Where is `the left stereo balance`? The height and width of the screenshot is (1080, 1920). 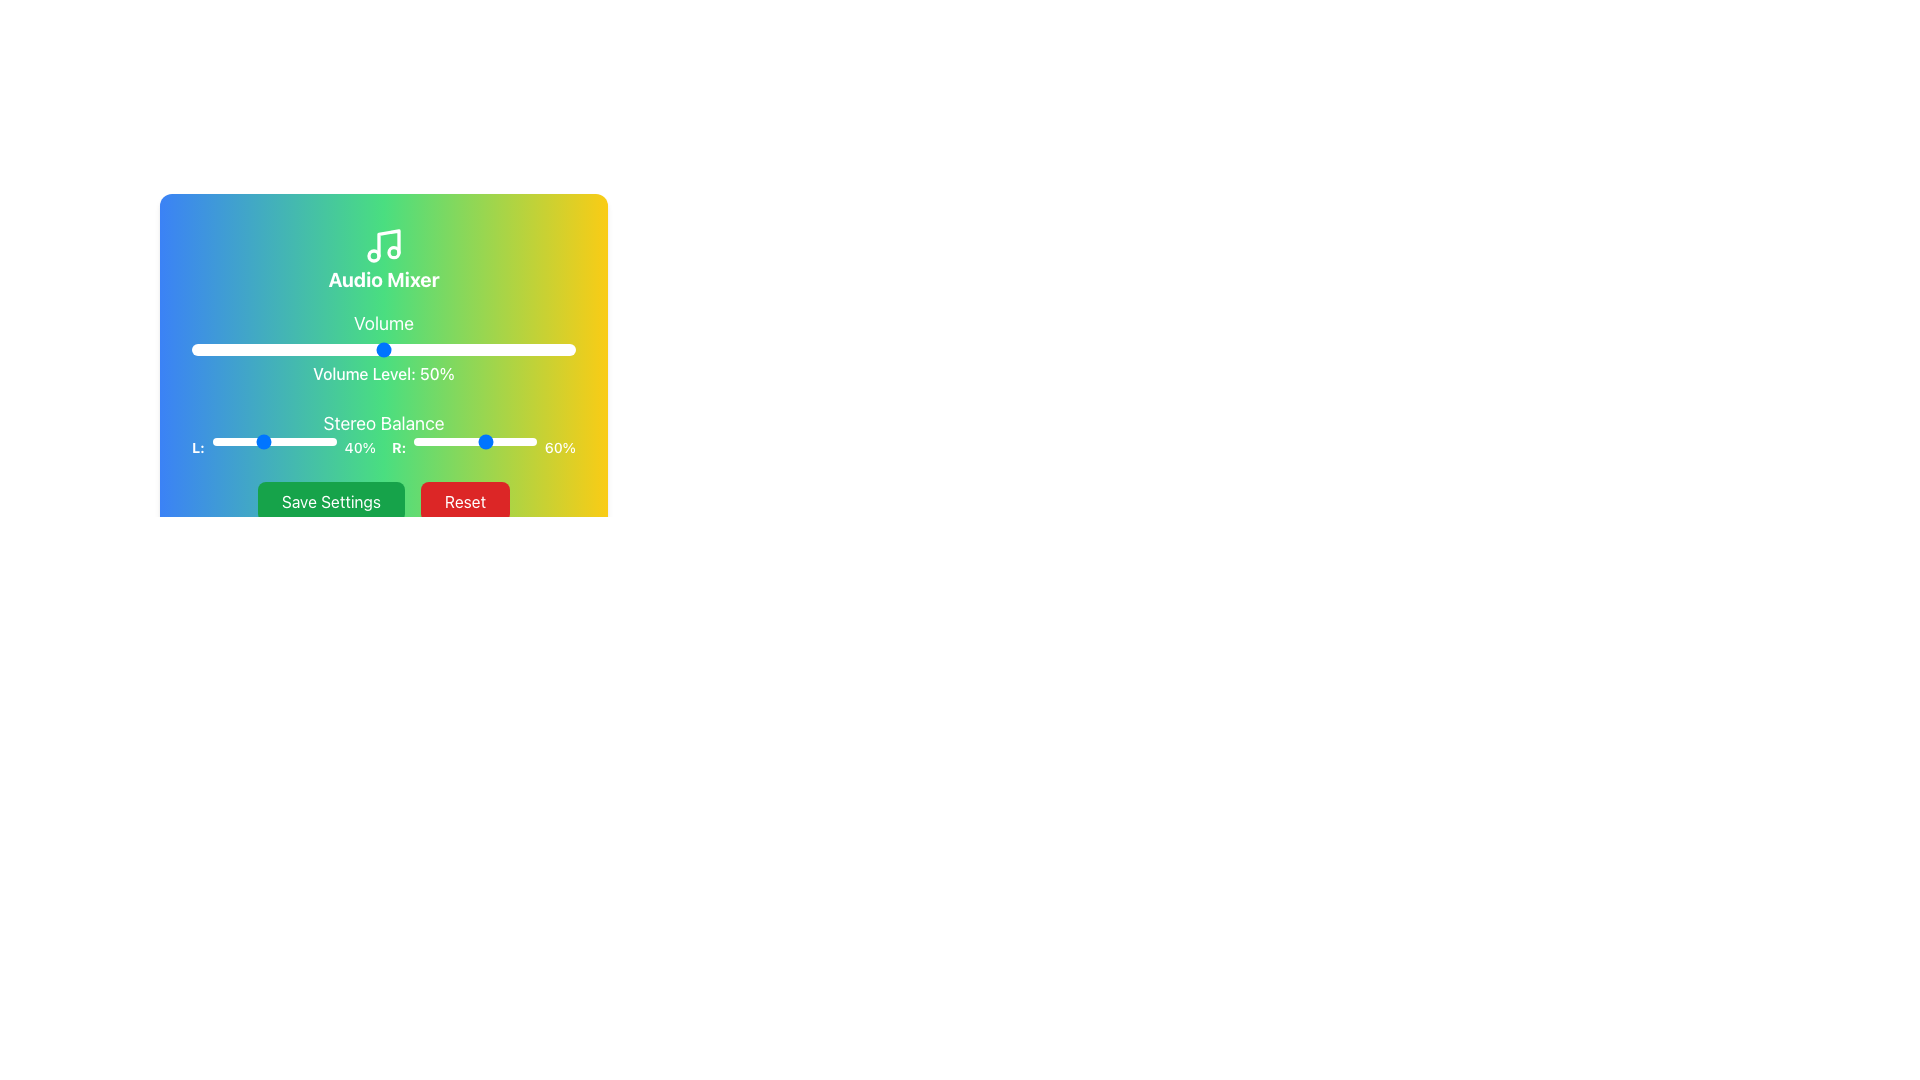 the left stereo balance is located at coordinates (324, 441).